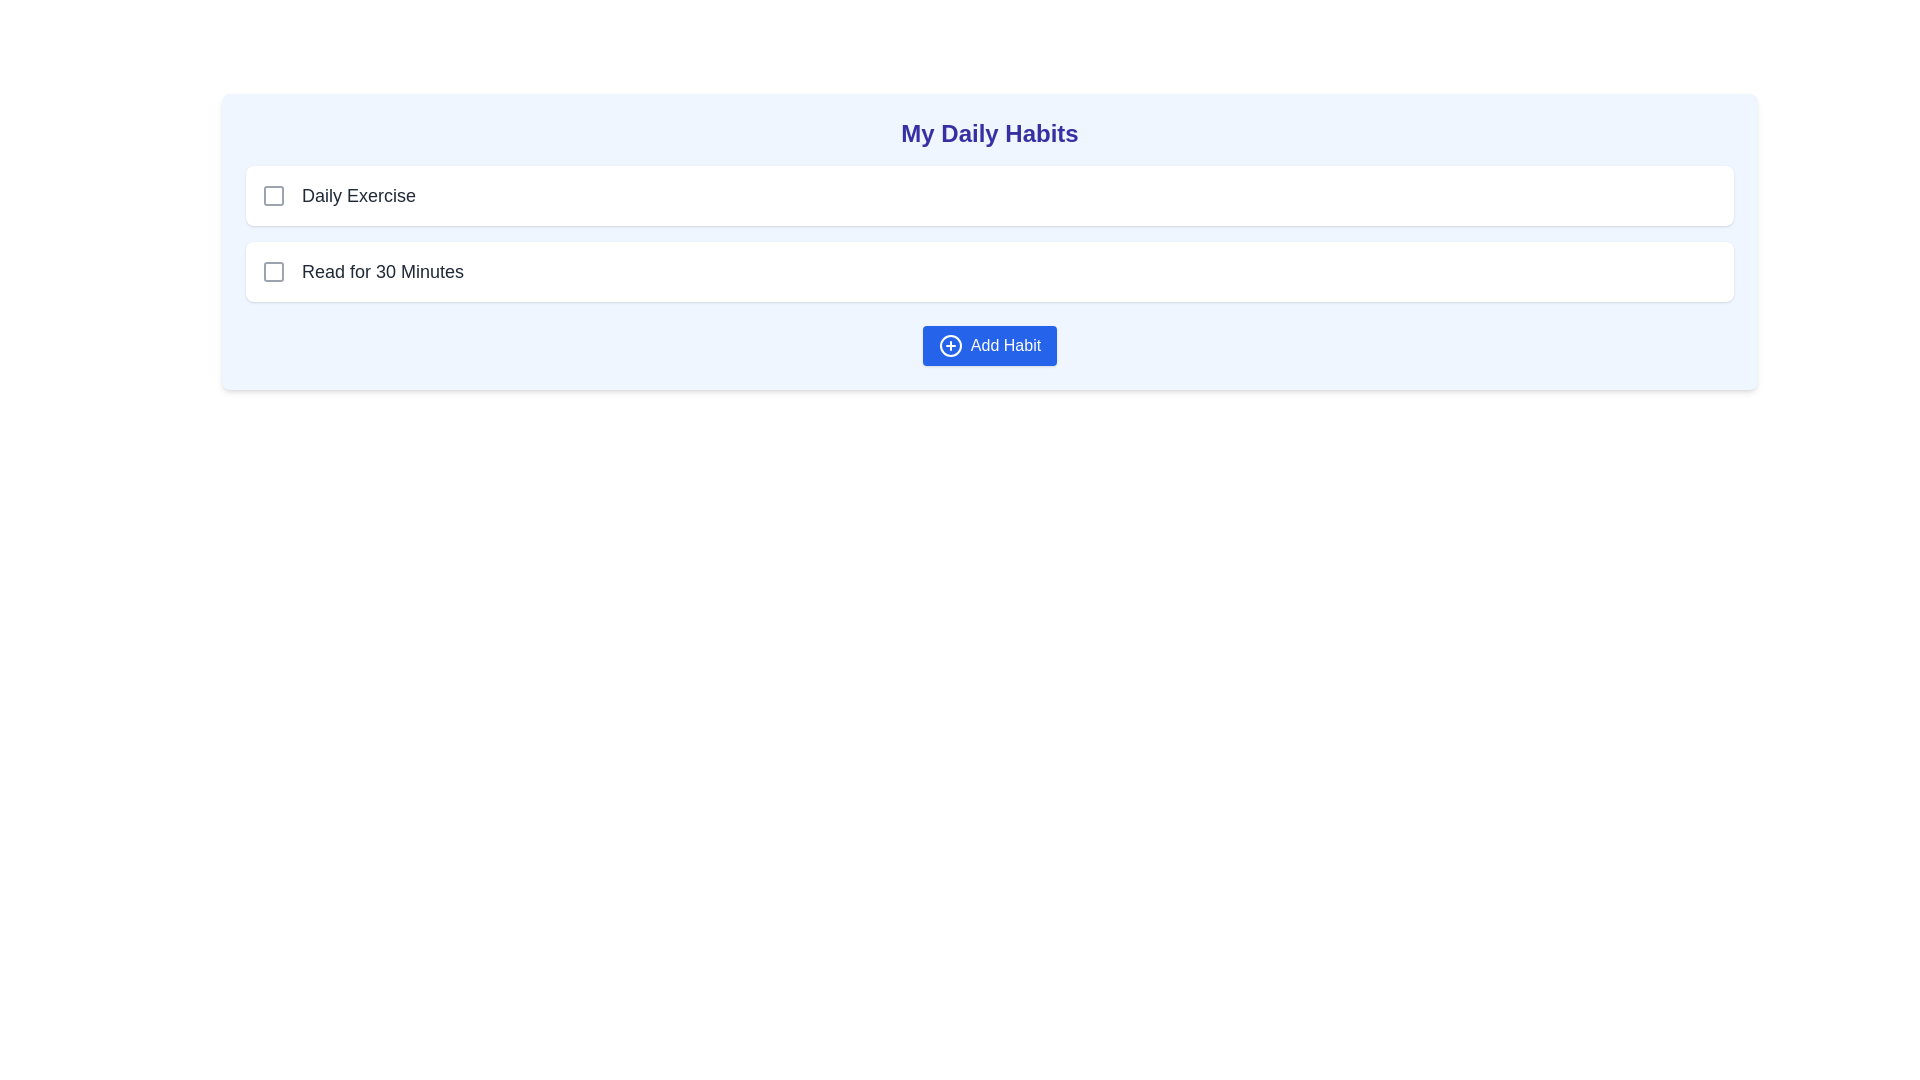 The height and width of the screenshot is (1080, 1920). I want to click on the 'Add Habit' button icon, which is visually represented to signify adding or creating new items, located inside a blue rectangular button to the left of the text label, so click(949, 345).